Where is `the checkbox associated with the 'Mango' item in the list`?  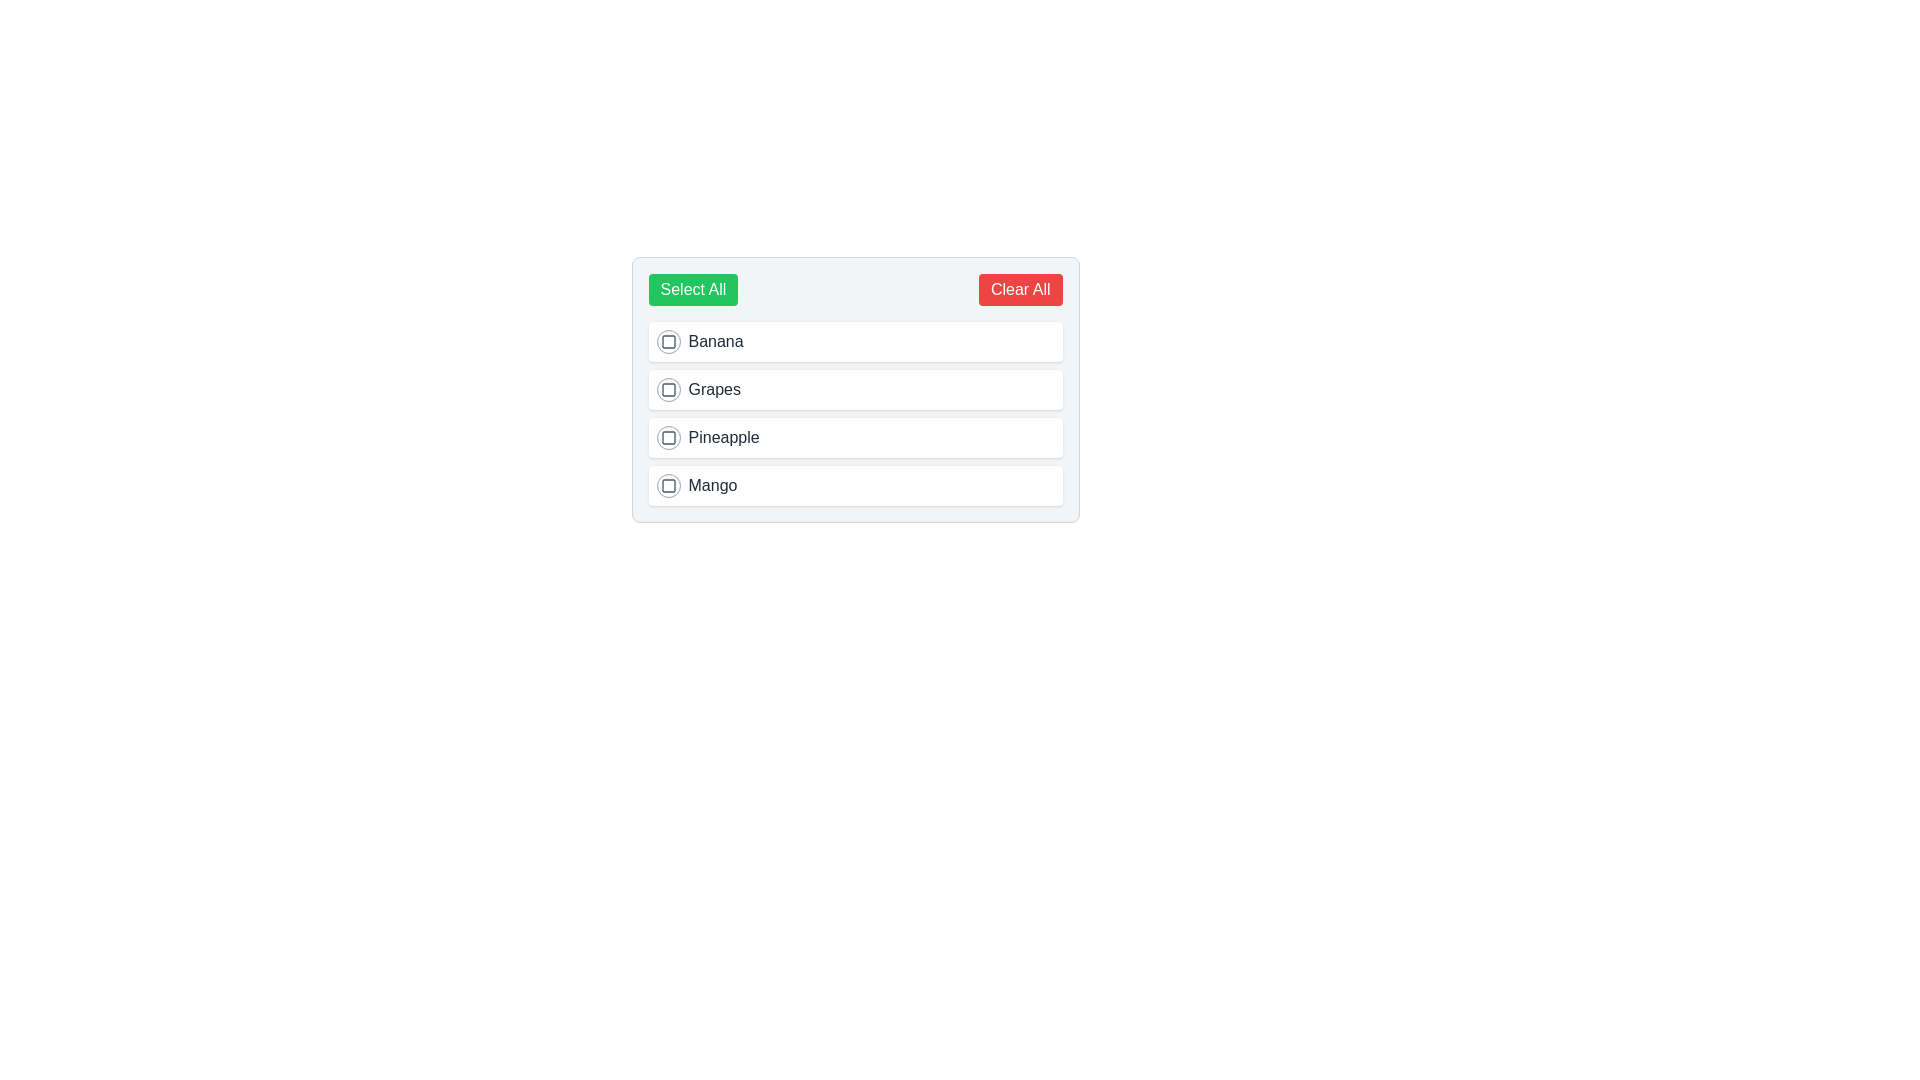 the checkbox associated with the 'Mango' item in the list is located at coordinates (668, 486).